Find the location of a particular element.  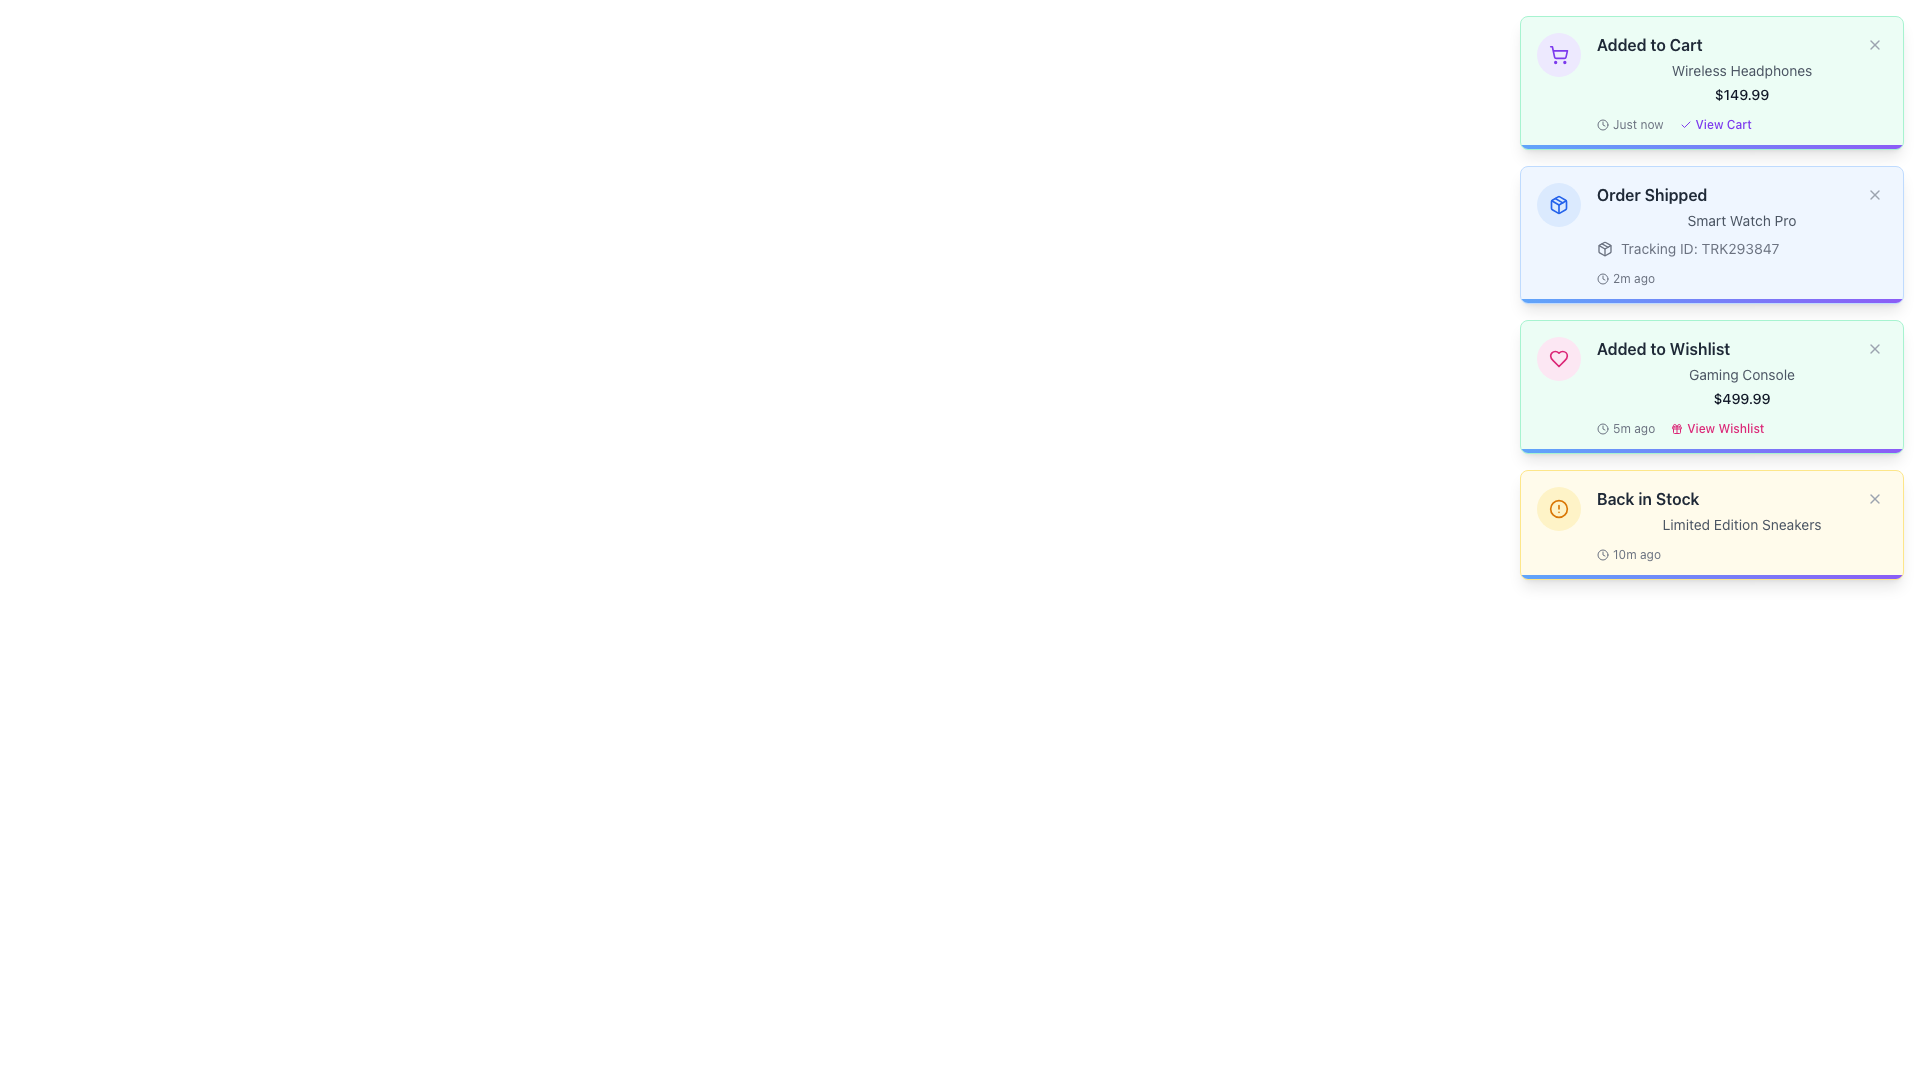

the timestamp element displaying '5m ago' in gray font, located in the 'Added to Wishlist' section of the third notification card, next to the 'View Wishlist' link is located at coordinates (1626, 427).